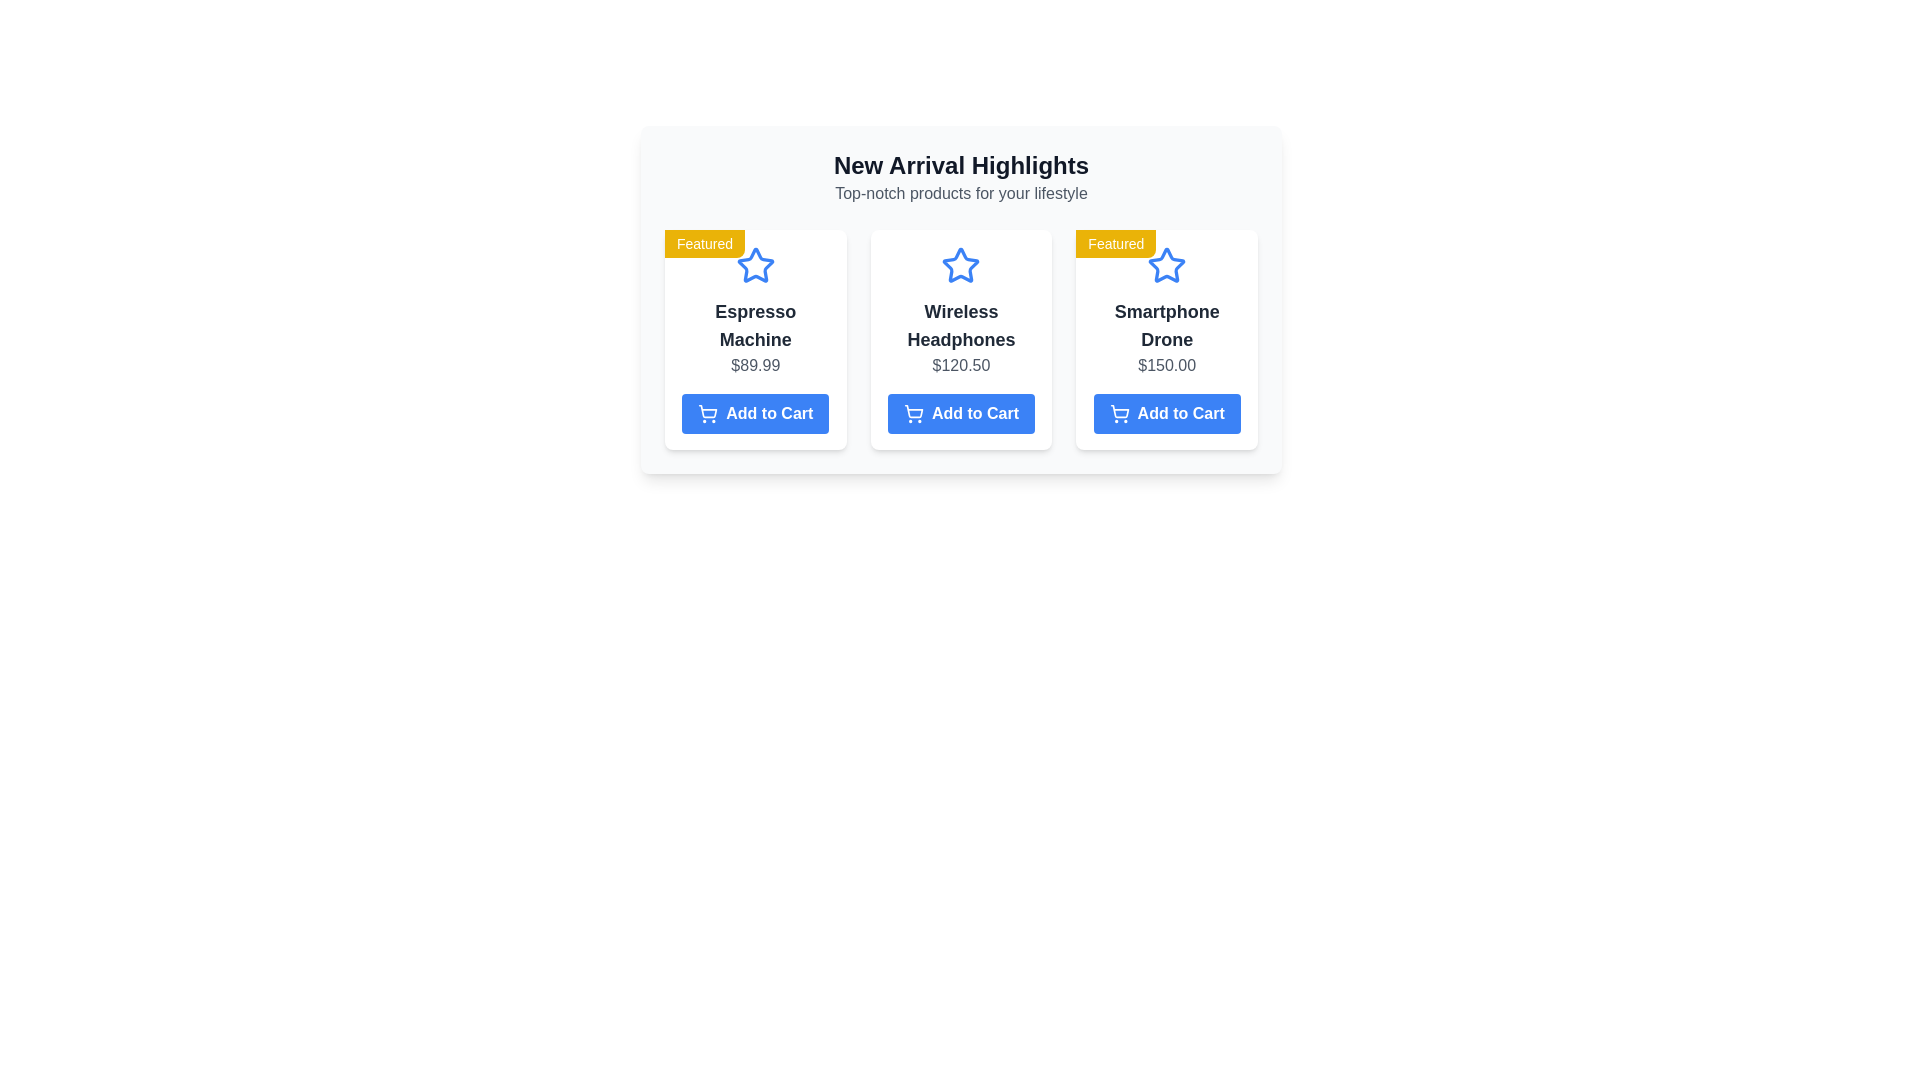 The height and width of the screenshot is (1080, 1920). I want to click on the star-shaped icon with a blue outline located within the 'Smartphone Drone' product card under the 'Featured' label, so click(1167, 264).